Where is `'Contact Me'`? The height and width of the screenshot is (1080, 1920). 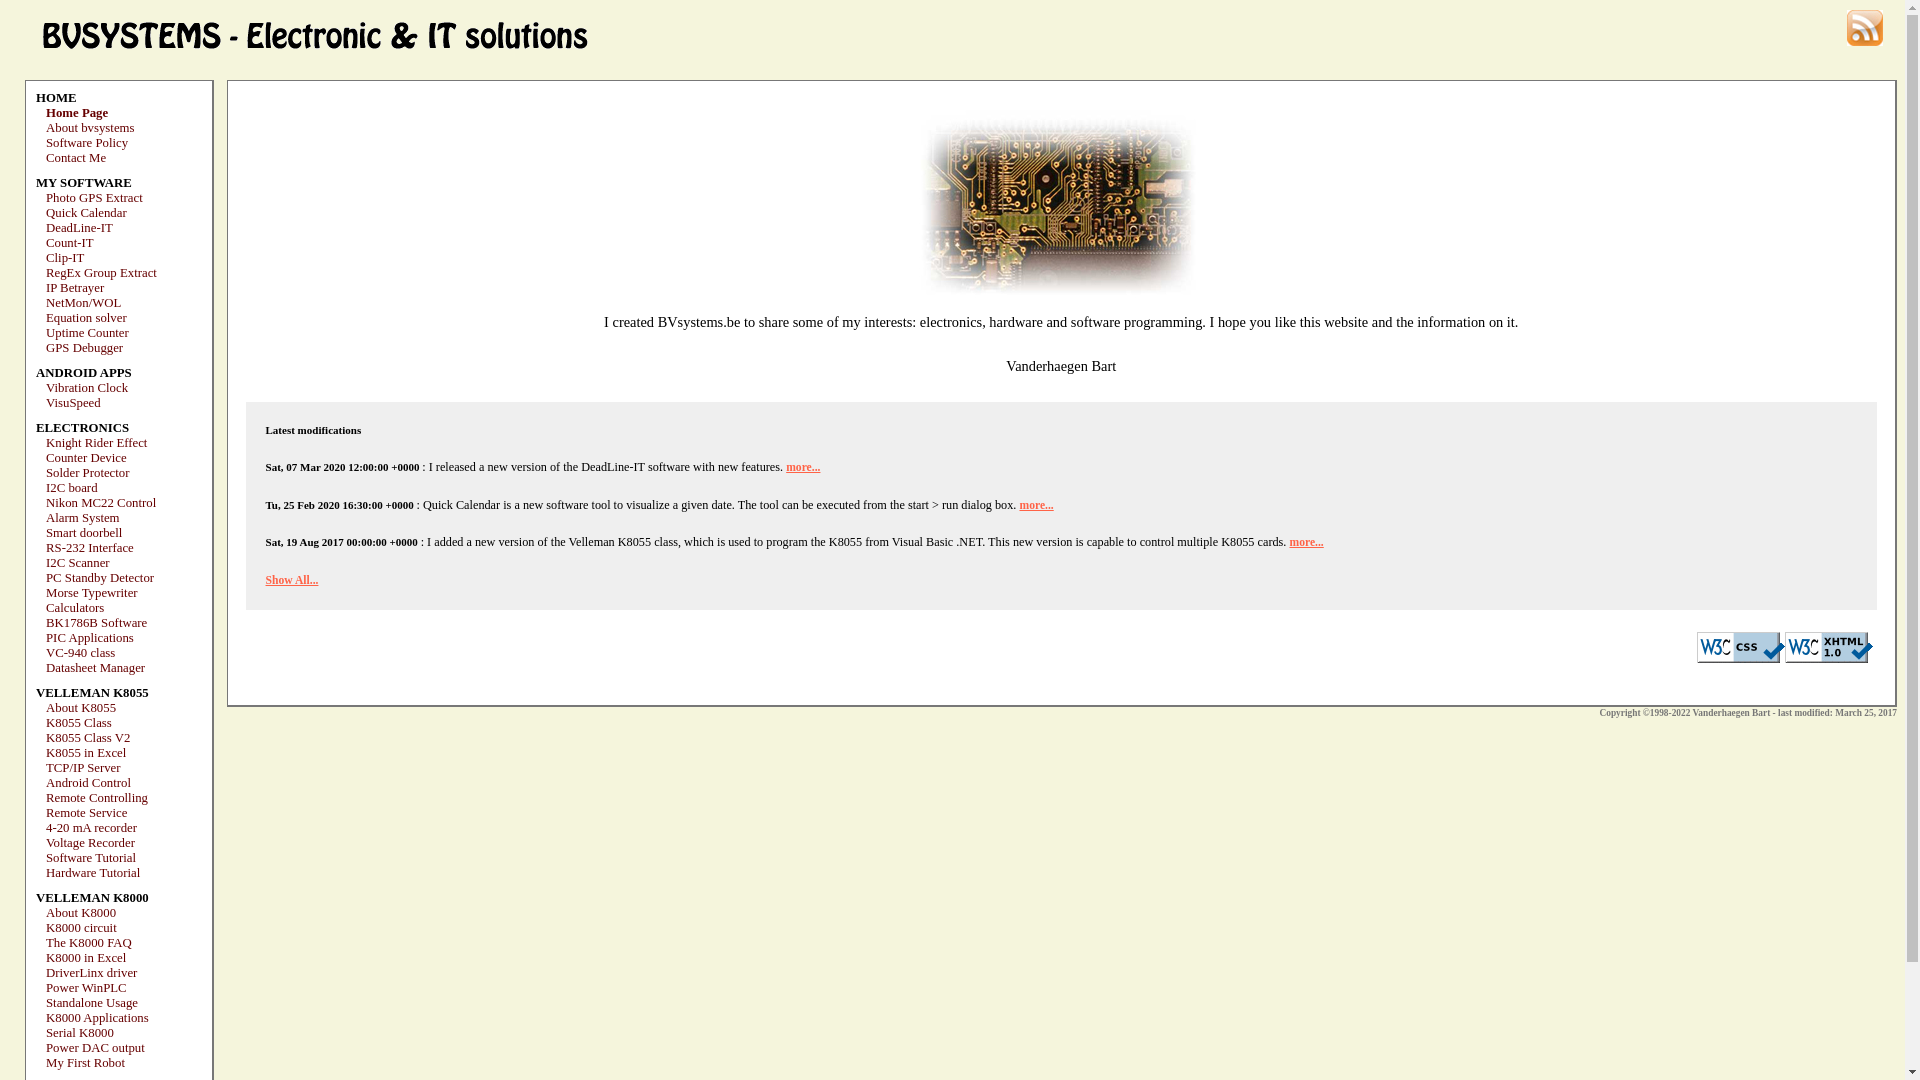 'Contact Me' is located at coordinates (76, 157).